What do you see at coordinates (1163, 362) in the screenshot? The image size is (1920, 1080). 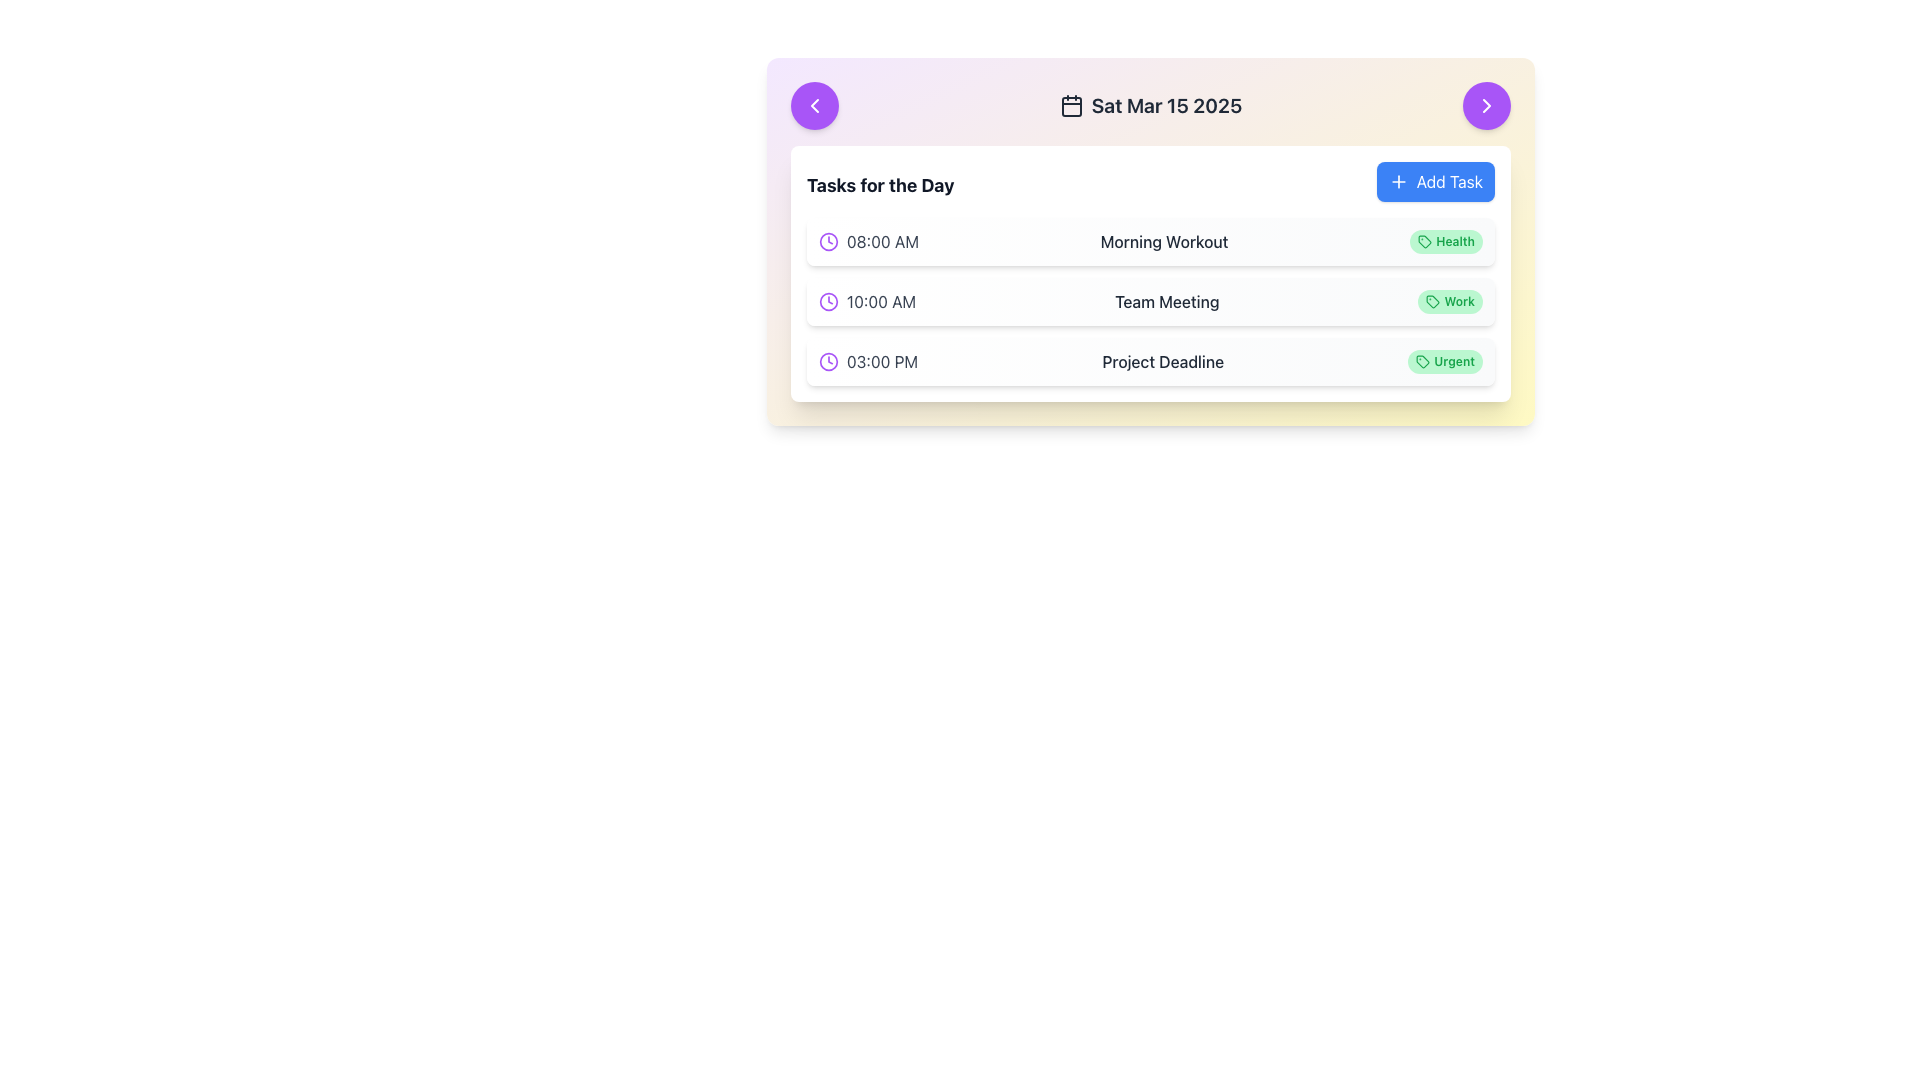 I see `text label displaying 'Project Deadline', which is located between '03:00 PM' and 'Urgent'` at bounding box center [1163, 362].